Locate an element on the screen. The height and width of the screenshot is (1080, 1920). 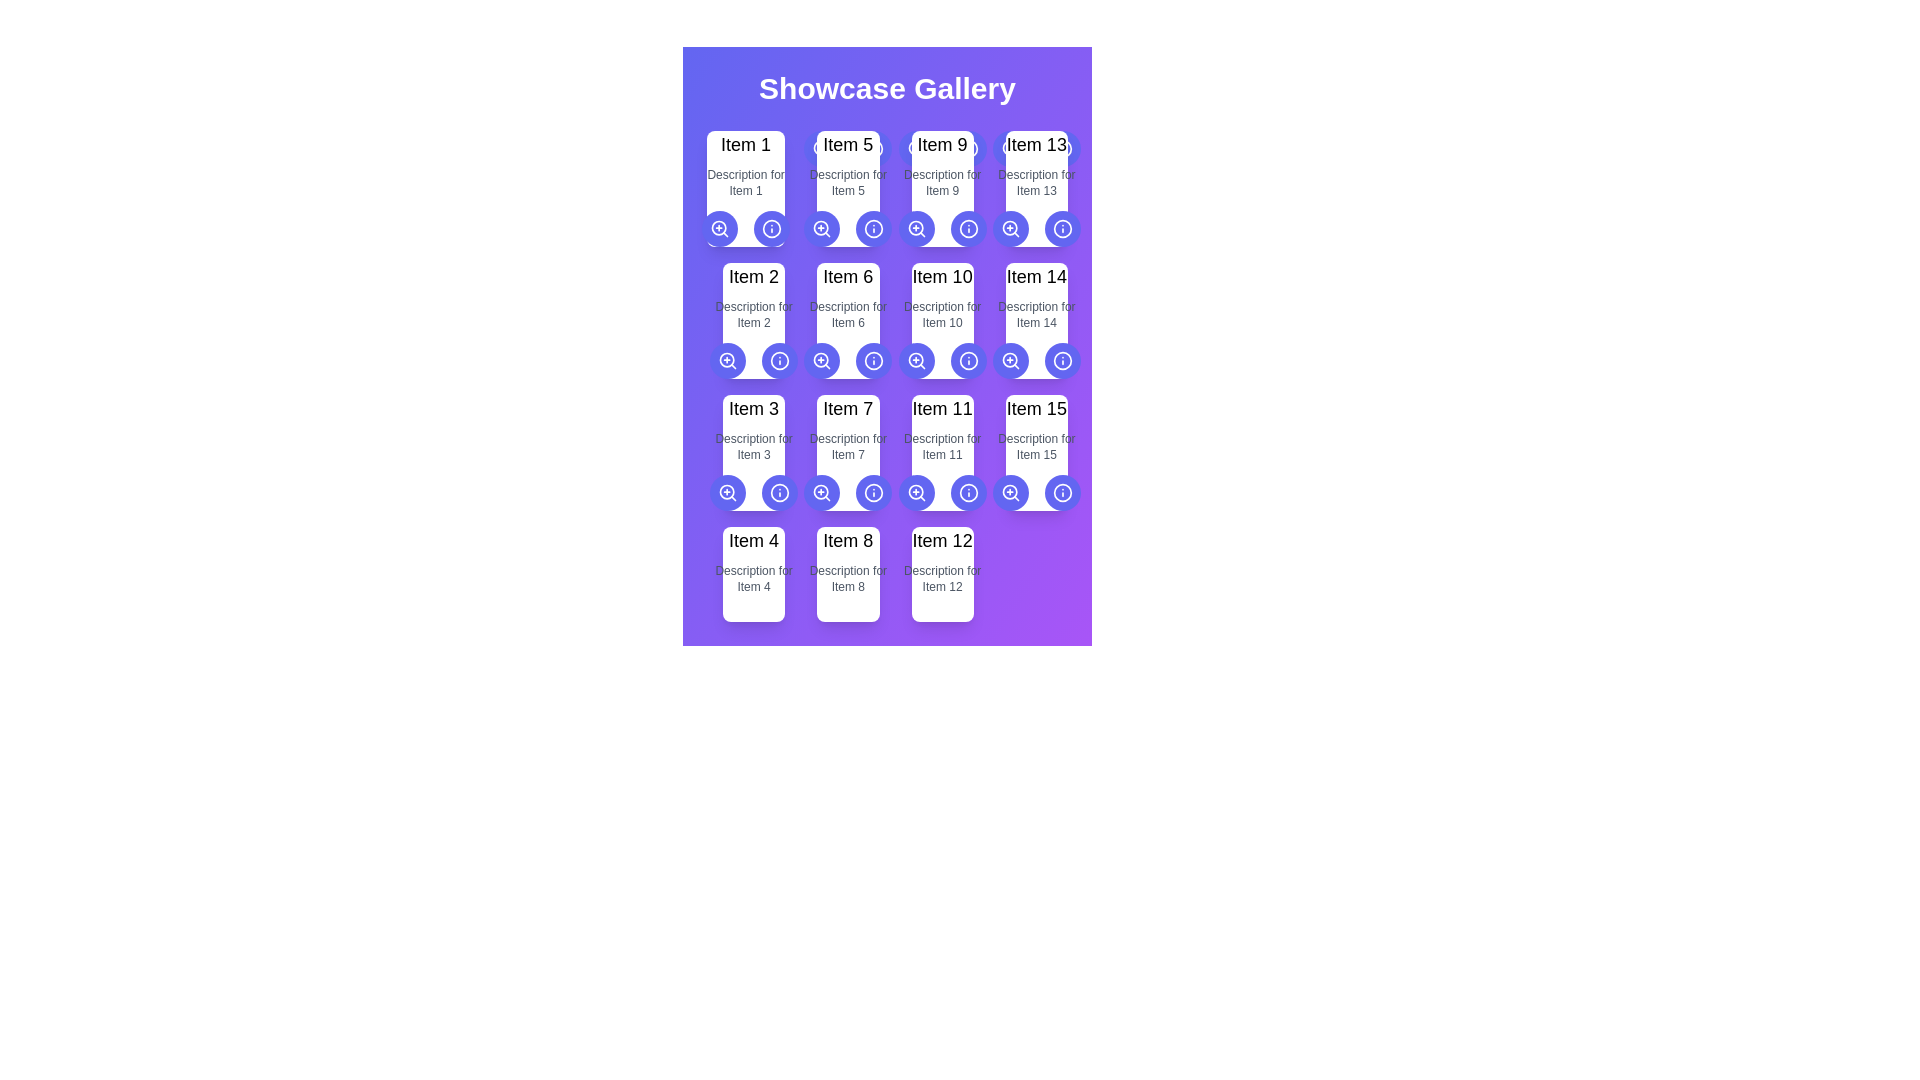
the info button on the third card in the top row of the grid layout is located at coordinates (941, 189).